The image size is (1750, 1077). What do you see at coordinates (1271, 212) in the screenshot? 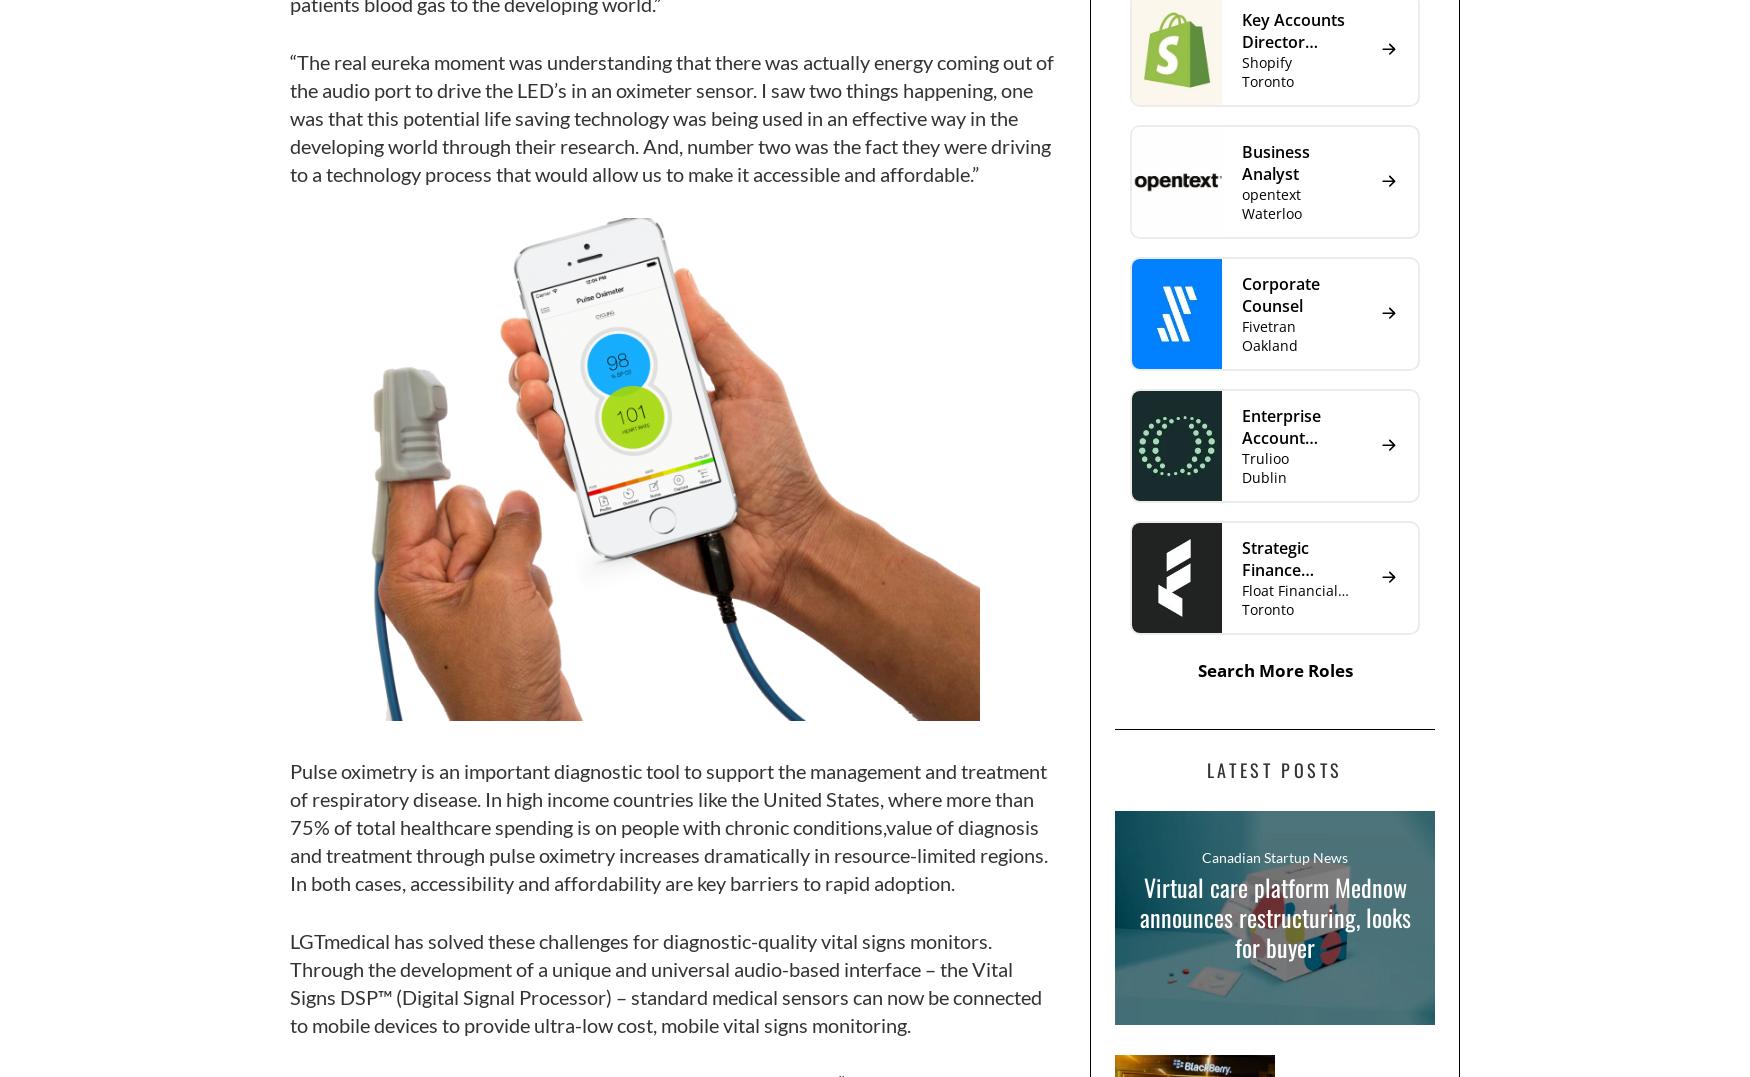
I see `'Waterloo'` at bounding box center [1271, 212].